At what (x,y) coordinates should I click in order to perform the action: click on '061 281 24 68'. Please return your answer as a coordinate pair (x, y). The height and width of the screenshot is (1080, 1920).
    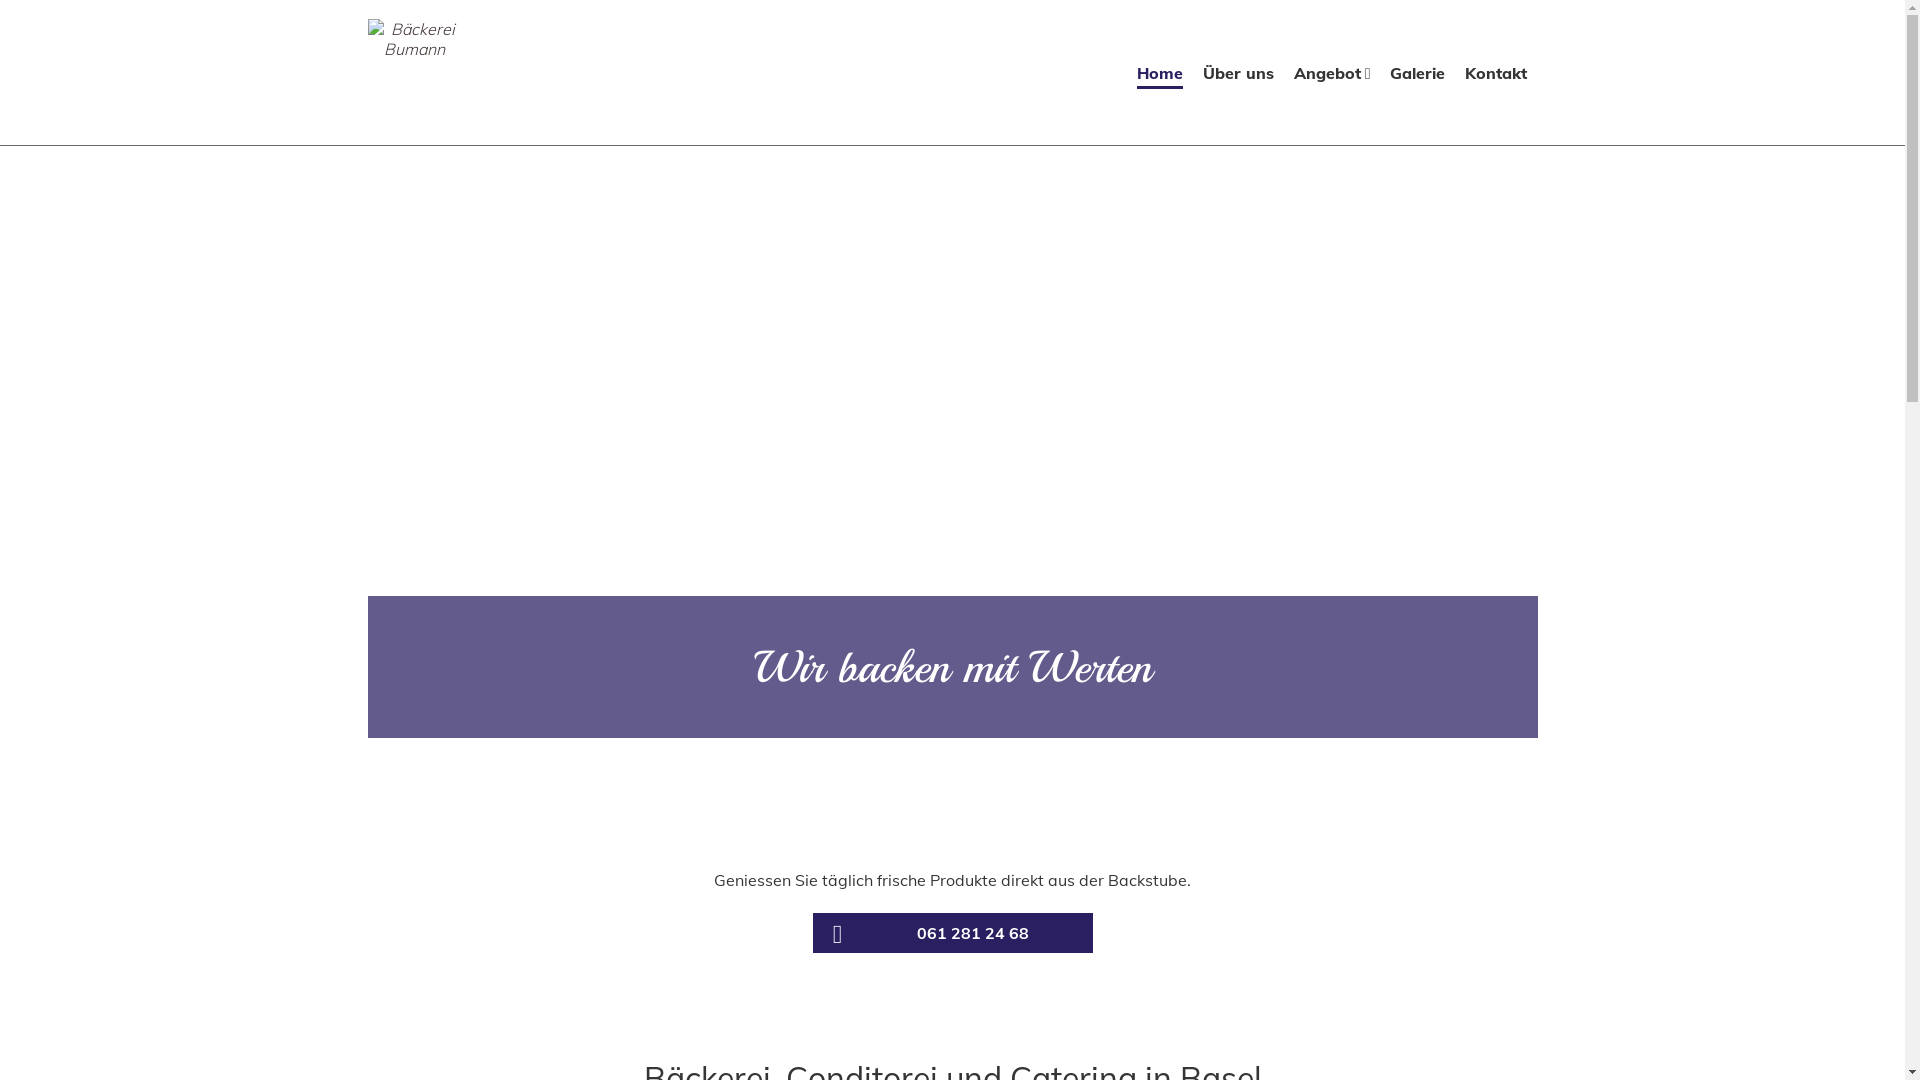
    Looking at the image, I should click on (811, 933).